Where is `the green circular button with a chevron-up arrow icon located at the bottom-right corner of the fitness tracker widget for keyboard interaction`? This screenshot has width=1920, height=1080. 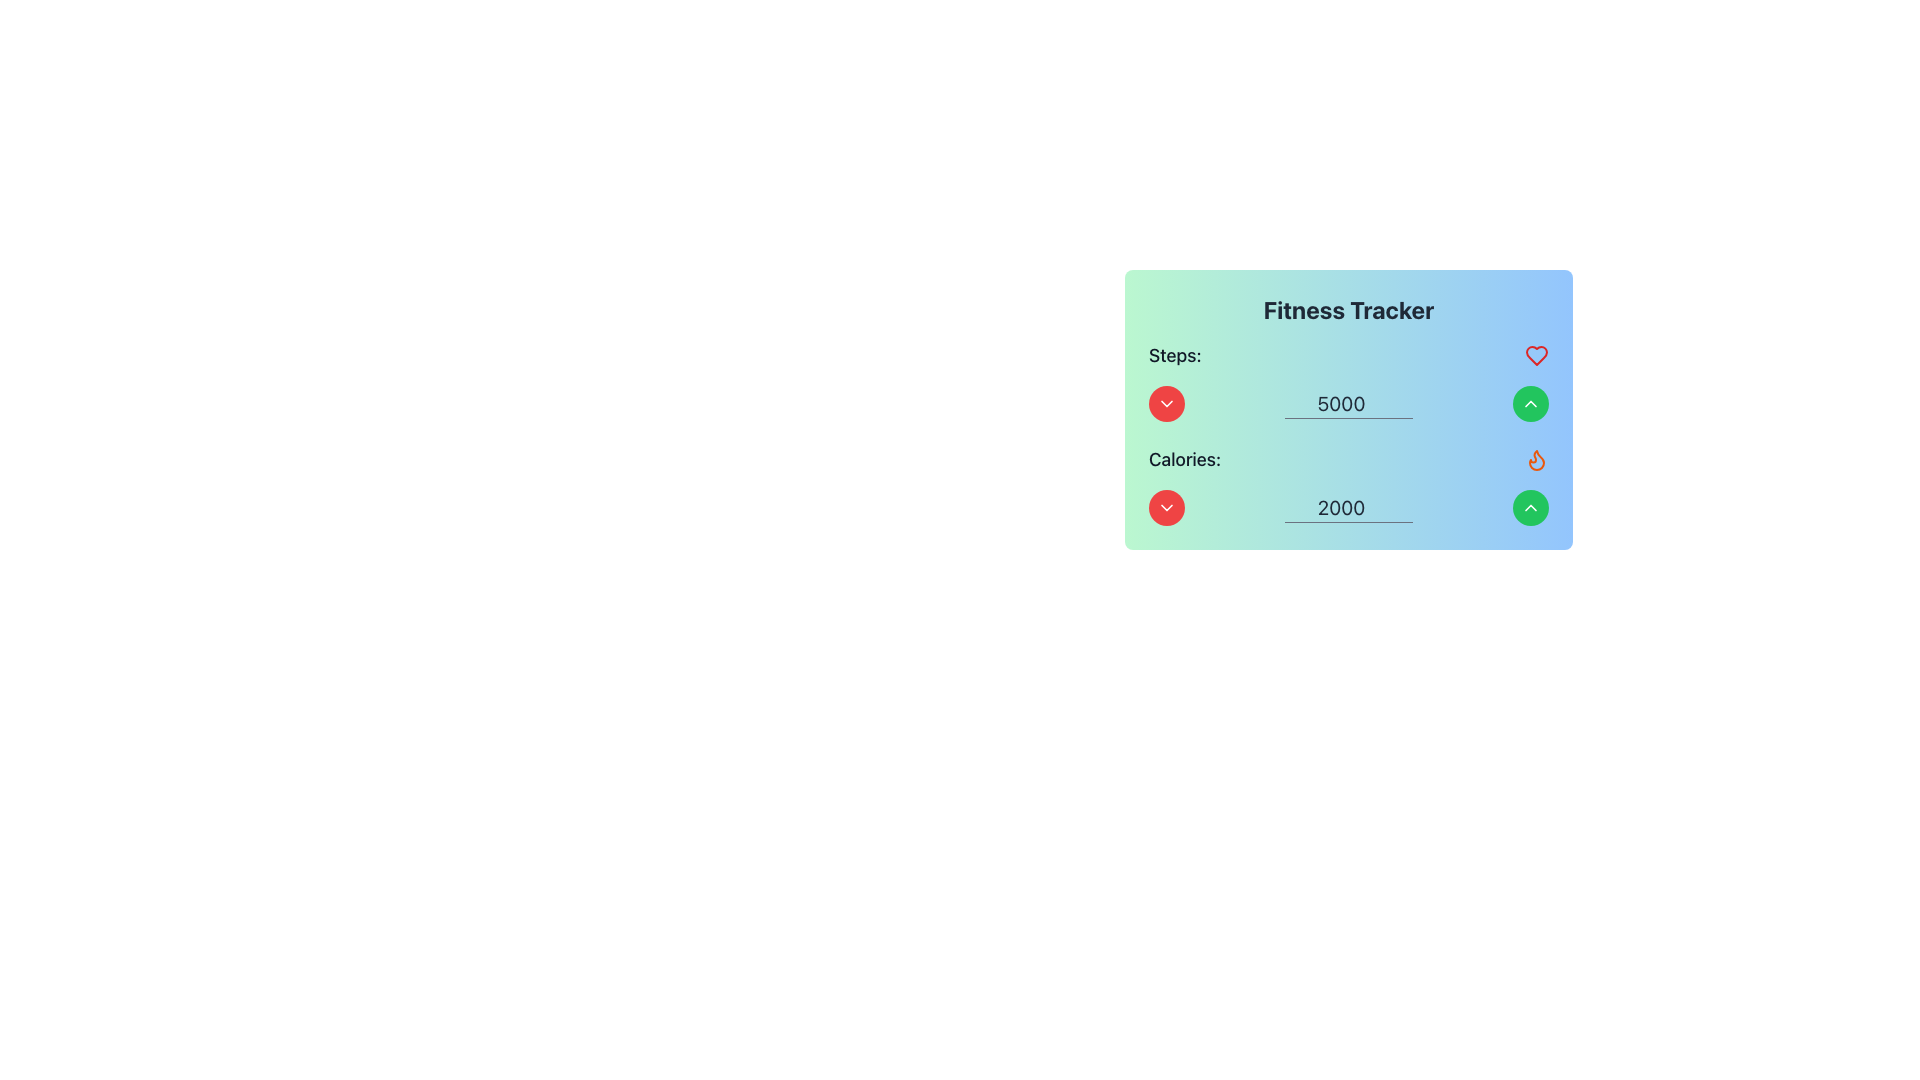
the green circular button with a chevron-up arrow icon located at the bottom-right corner of the fitness tracker widget for keyboard interaction is located at coordinates (1530, 404).